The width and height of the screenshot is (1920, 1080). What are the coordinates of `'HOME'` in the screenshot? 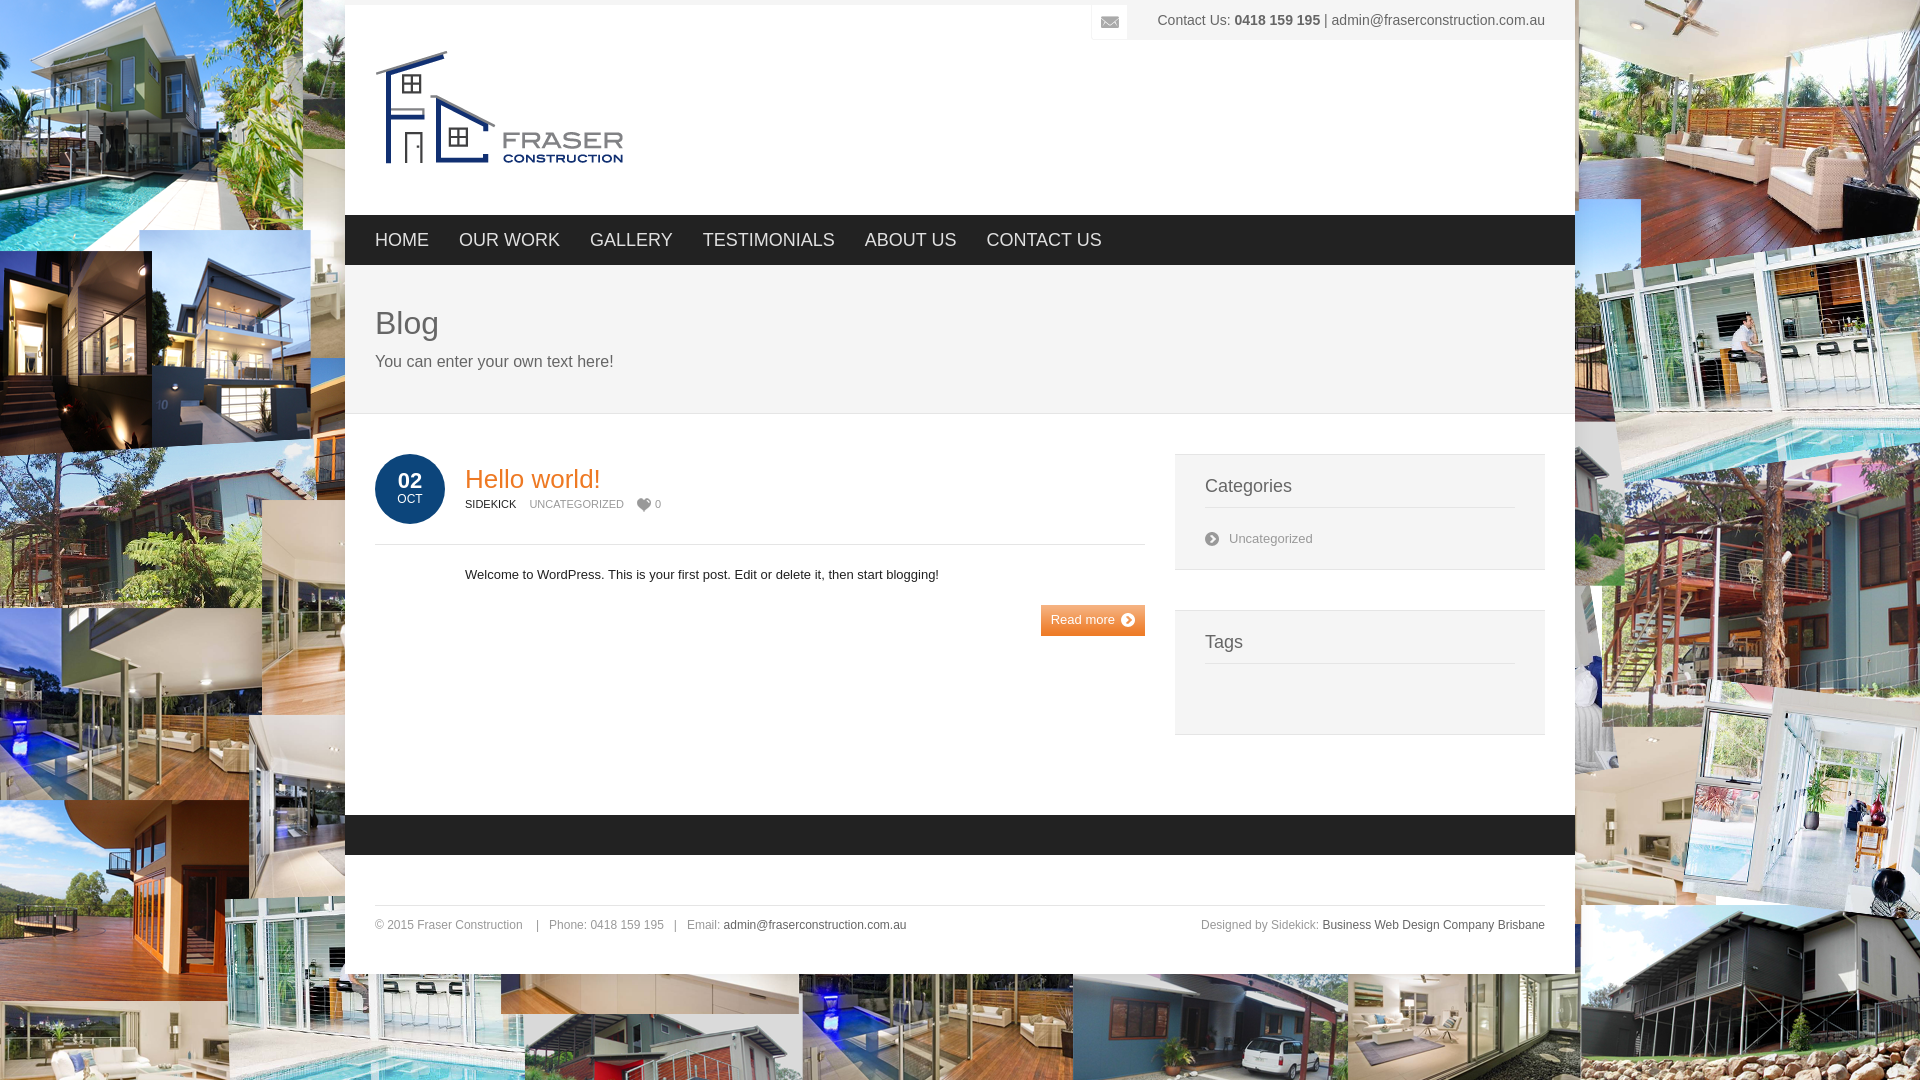 It's located at (401, 238).